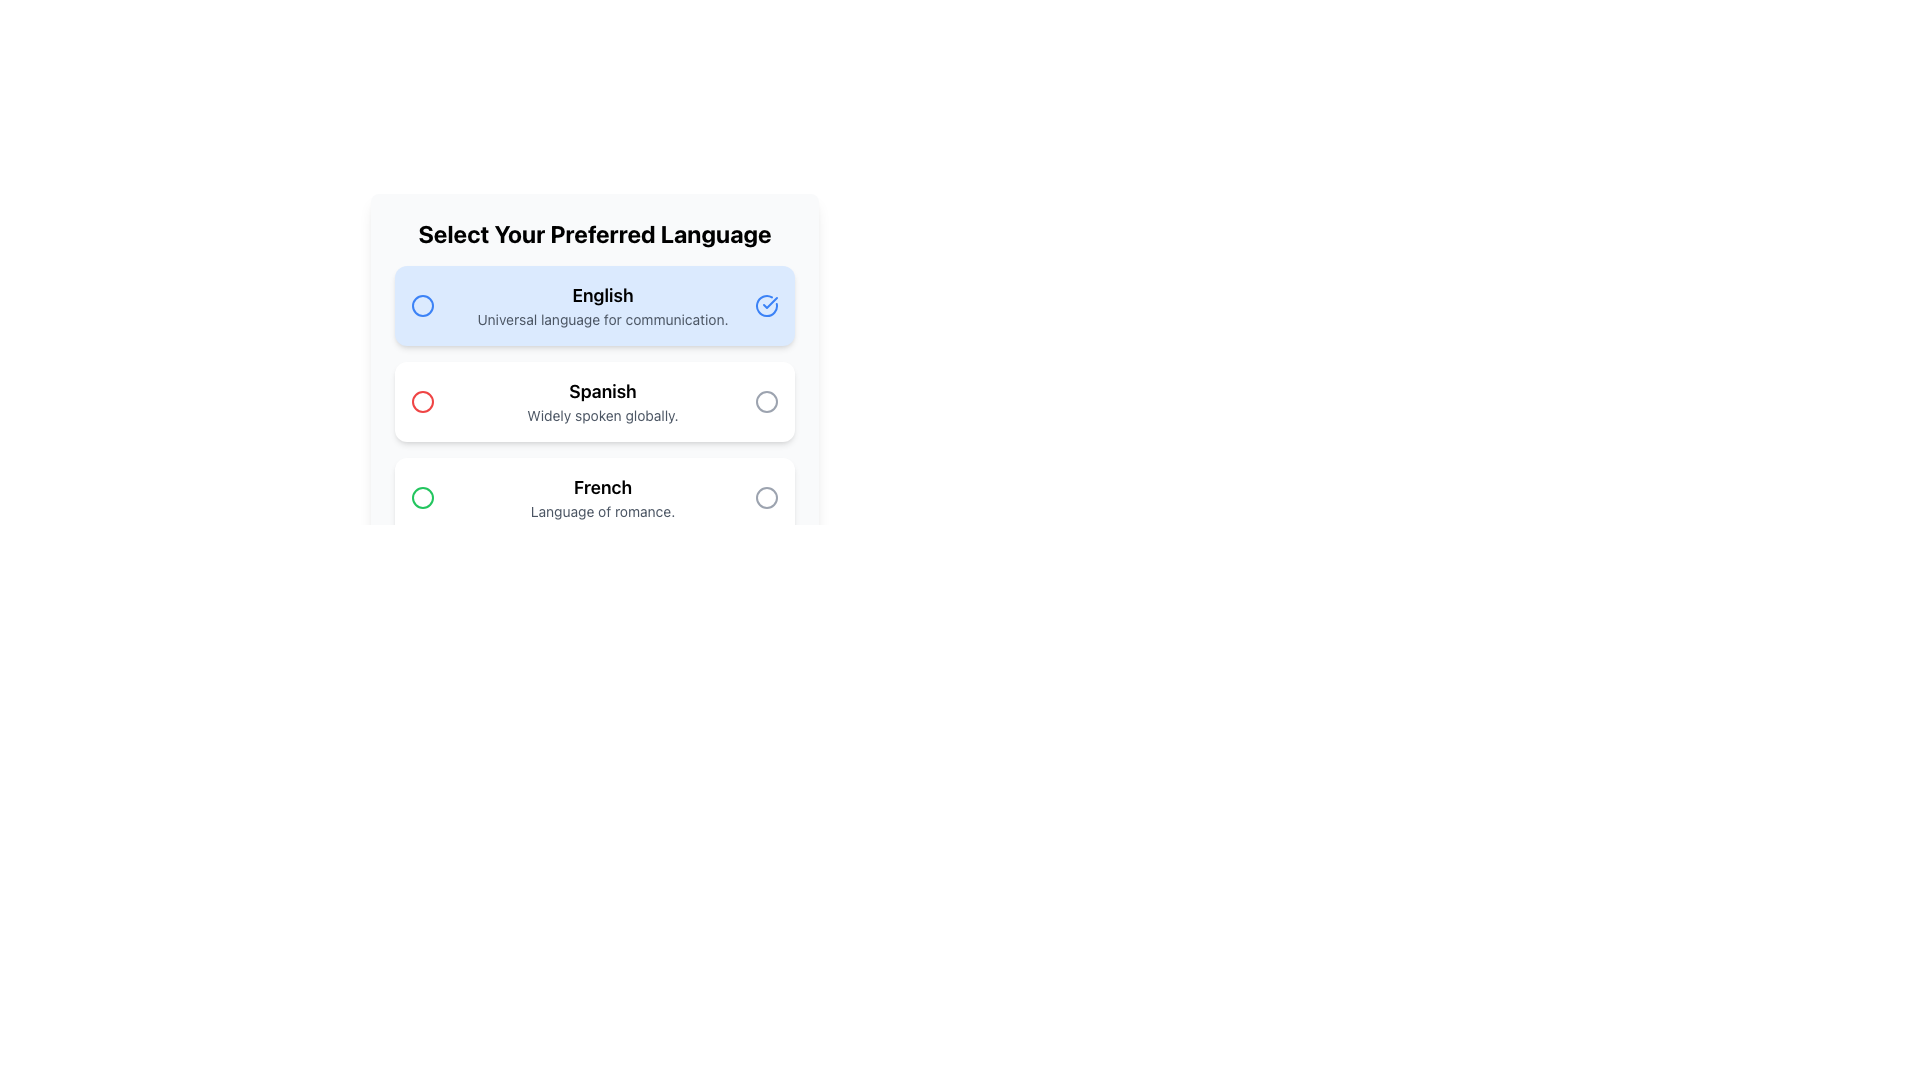 This screenshot has width=1920, height=1080. What do you see at coordinates (602, 296) in the screenshot?
I see `the static text element representing the 'English' option, which is the title of the first section in a vertically stacked list, highlighted in blue` at bounding box center [602, 296].